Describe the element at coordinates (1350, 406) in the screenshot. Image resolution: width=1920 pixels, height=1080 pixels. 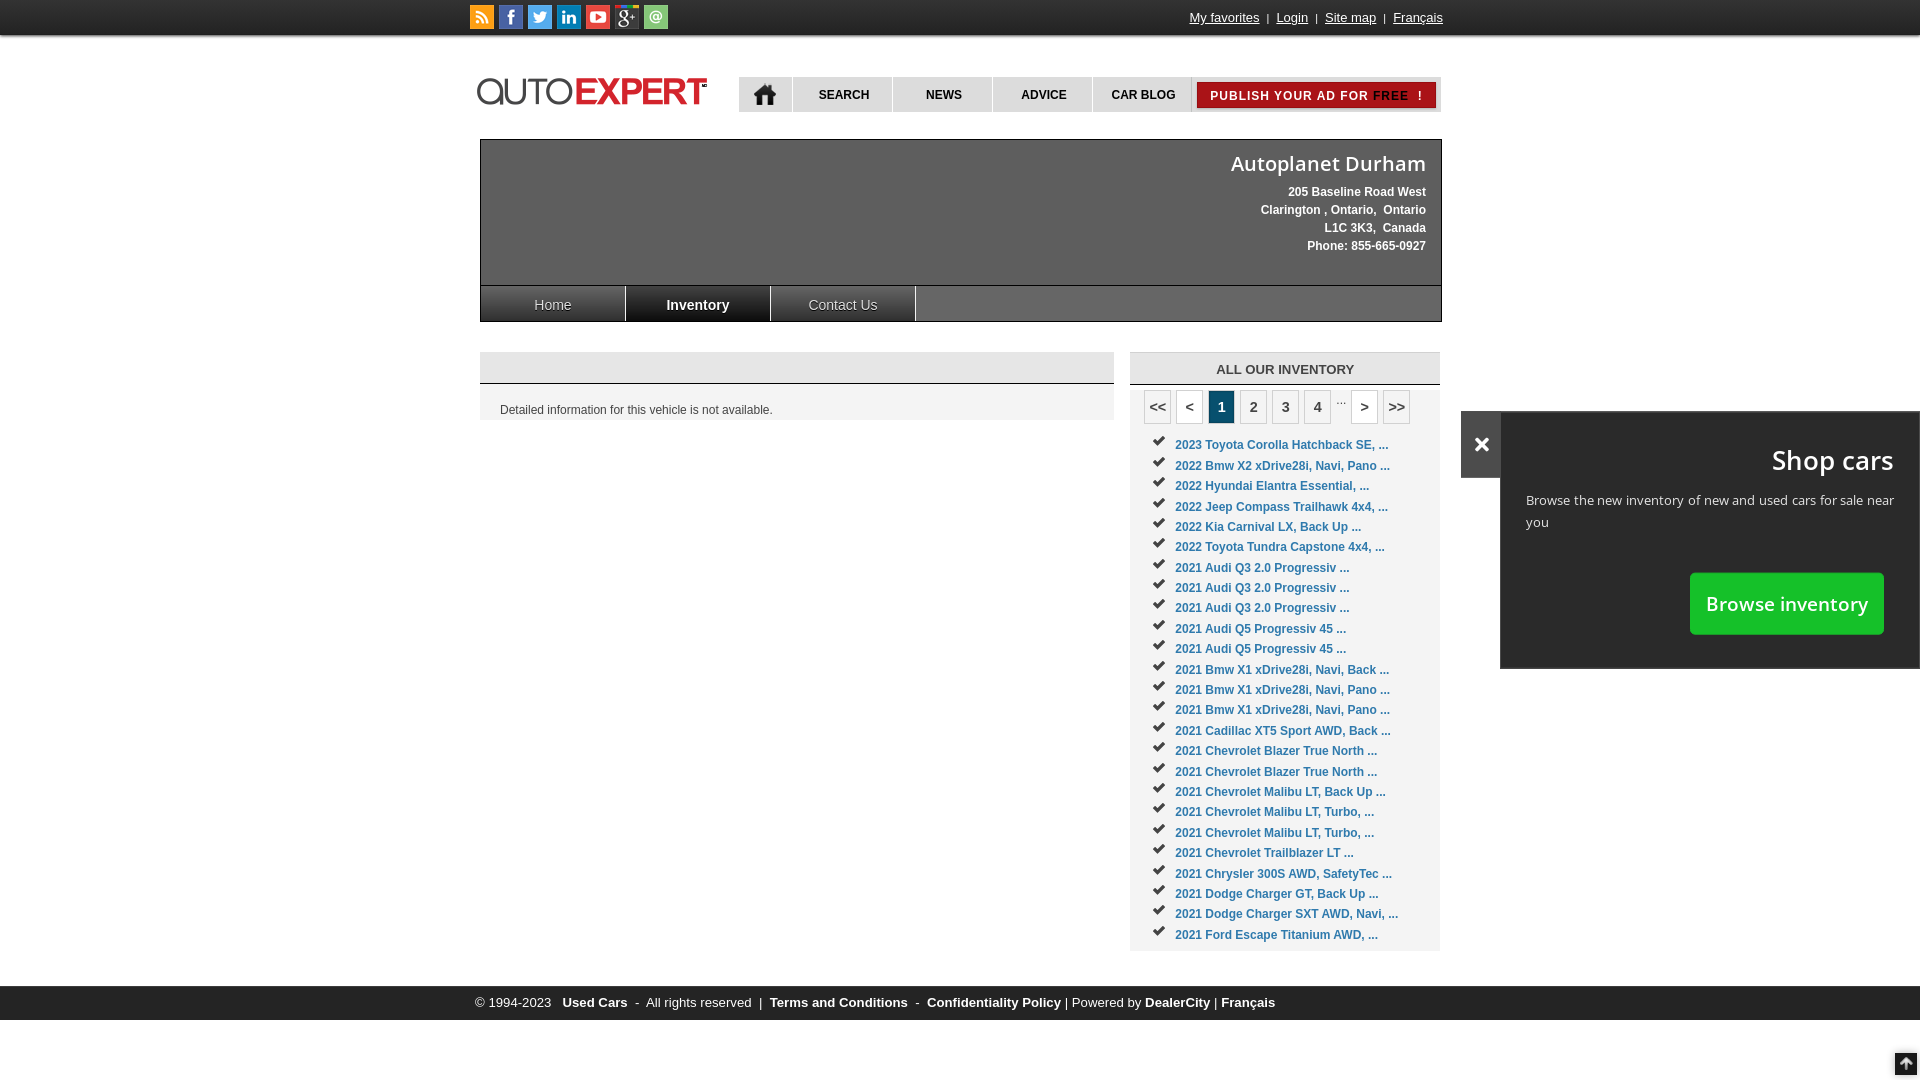
I see `'>'` at that location.